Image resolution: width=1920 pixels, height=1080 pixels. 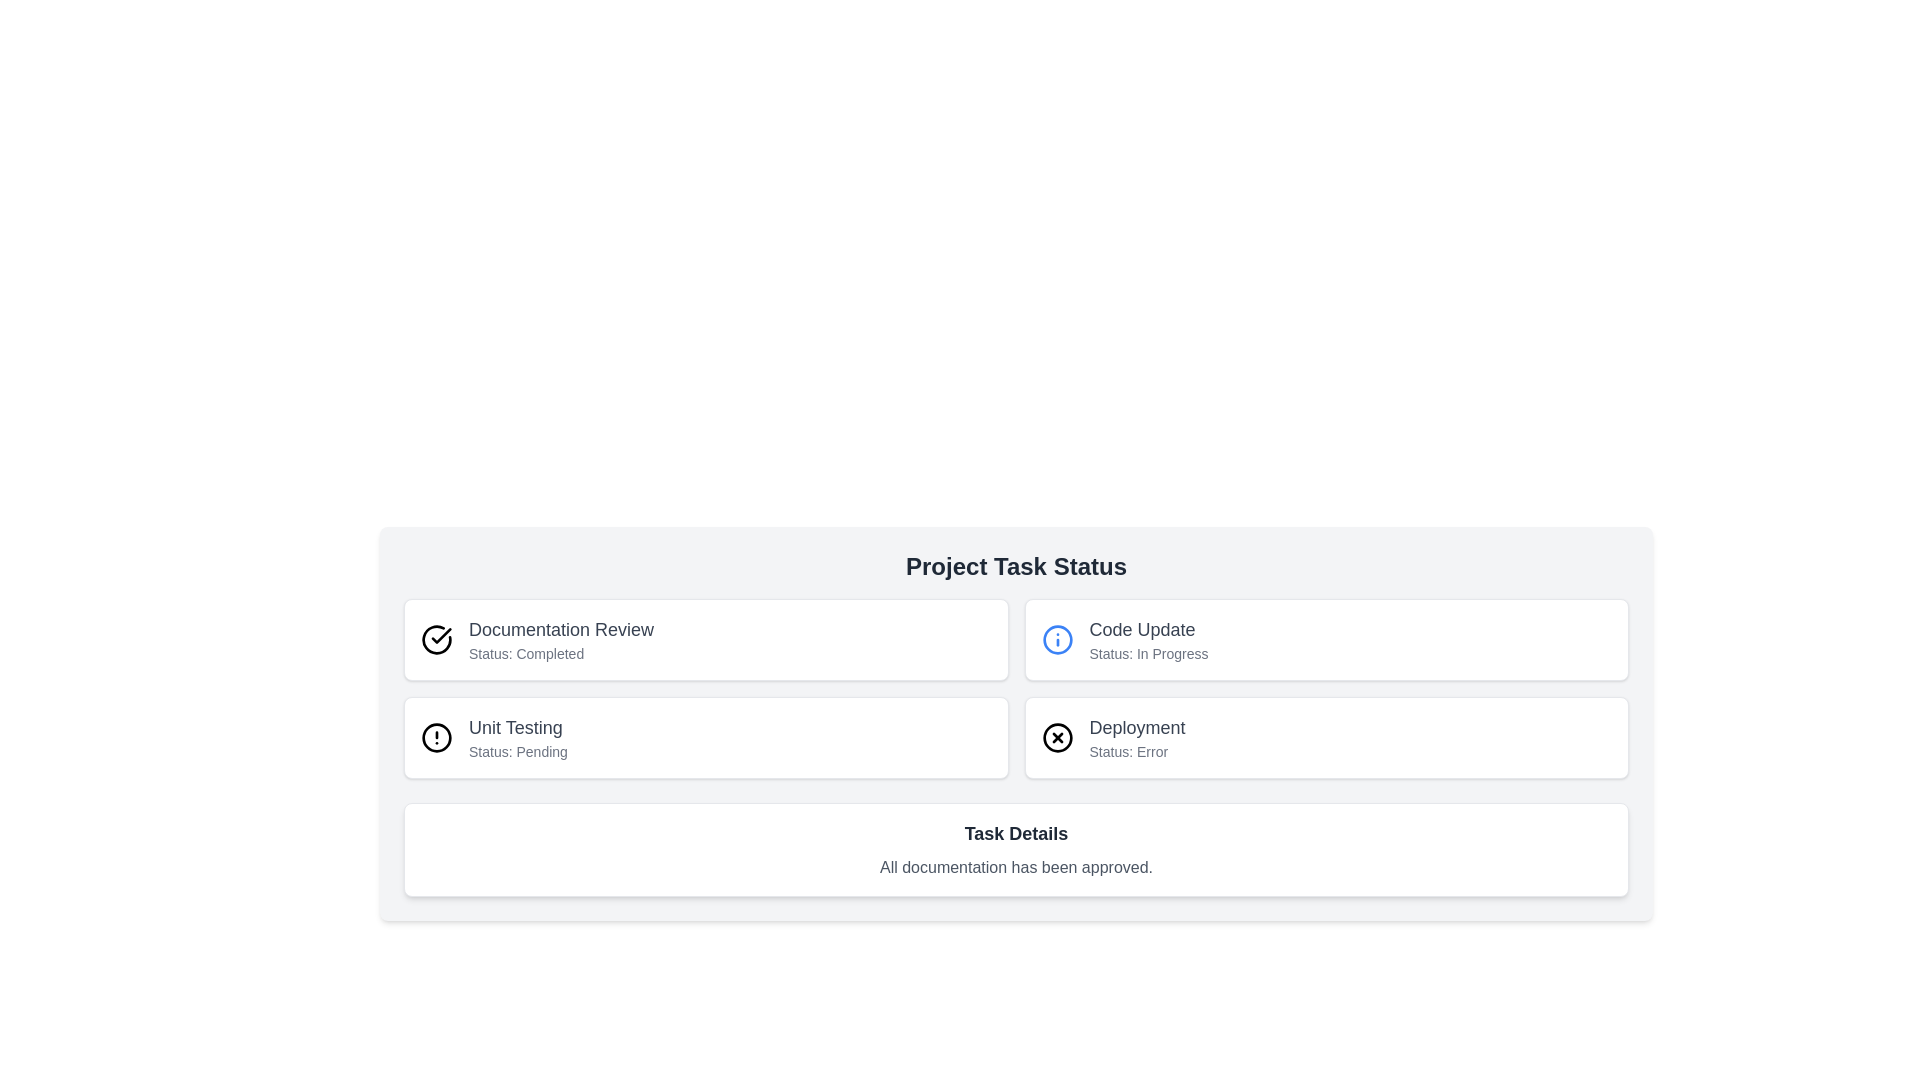 What do you see at coordinates (1149, 628) in the screenshot?
I see `the text label that serves as the title for the task status card, located on the right-hand side of the interface in the second task card of the second row under 'Project Task Status'` at bounding box center [1149, 628].